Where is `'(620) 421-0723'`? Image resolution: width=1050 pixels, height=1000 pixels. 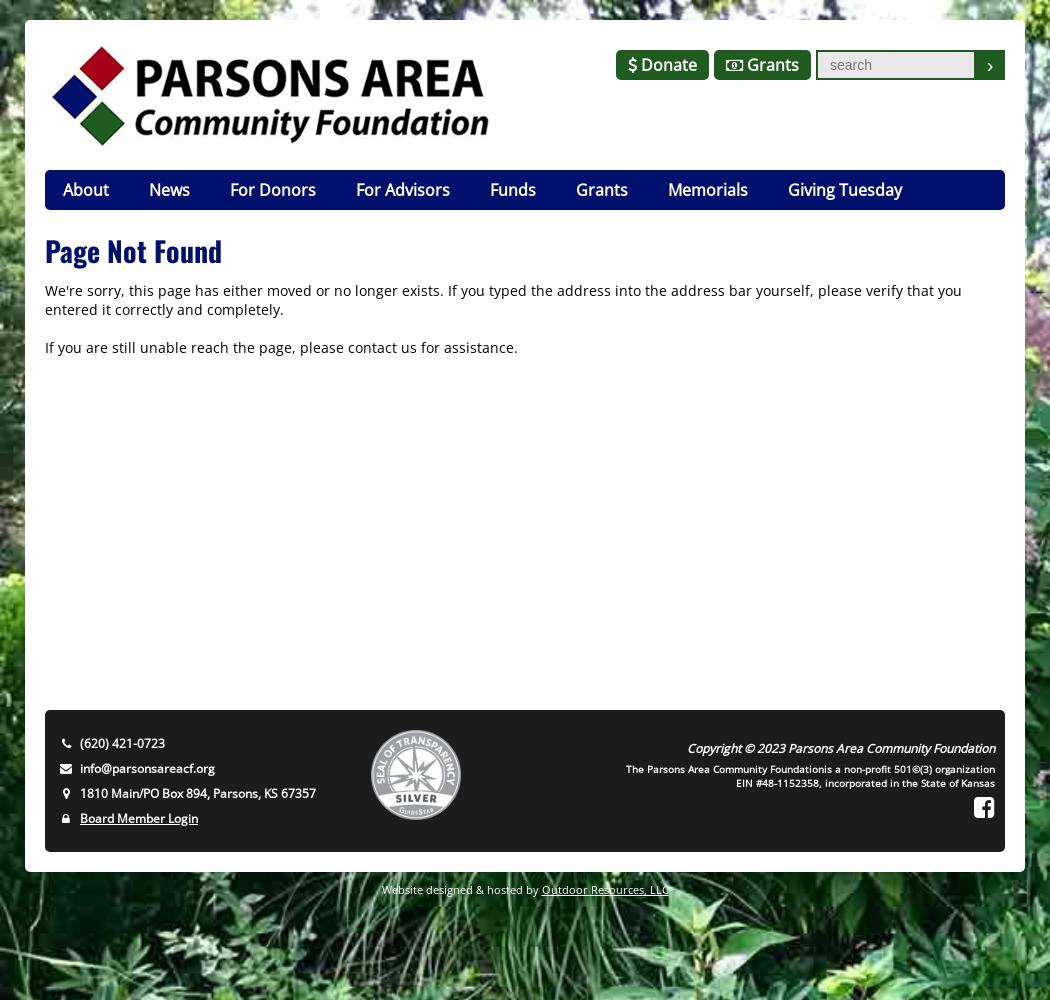 '(620) 421-0723' is located at coordinates (80, 742).